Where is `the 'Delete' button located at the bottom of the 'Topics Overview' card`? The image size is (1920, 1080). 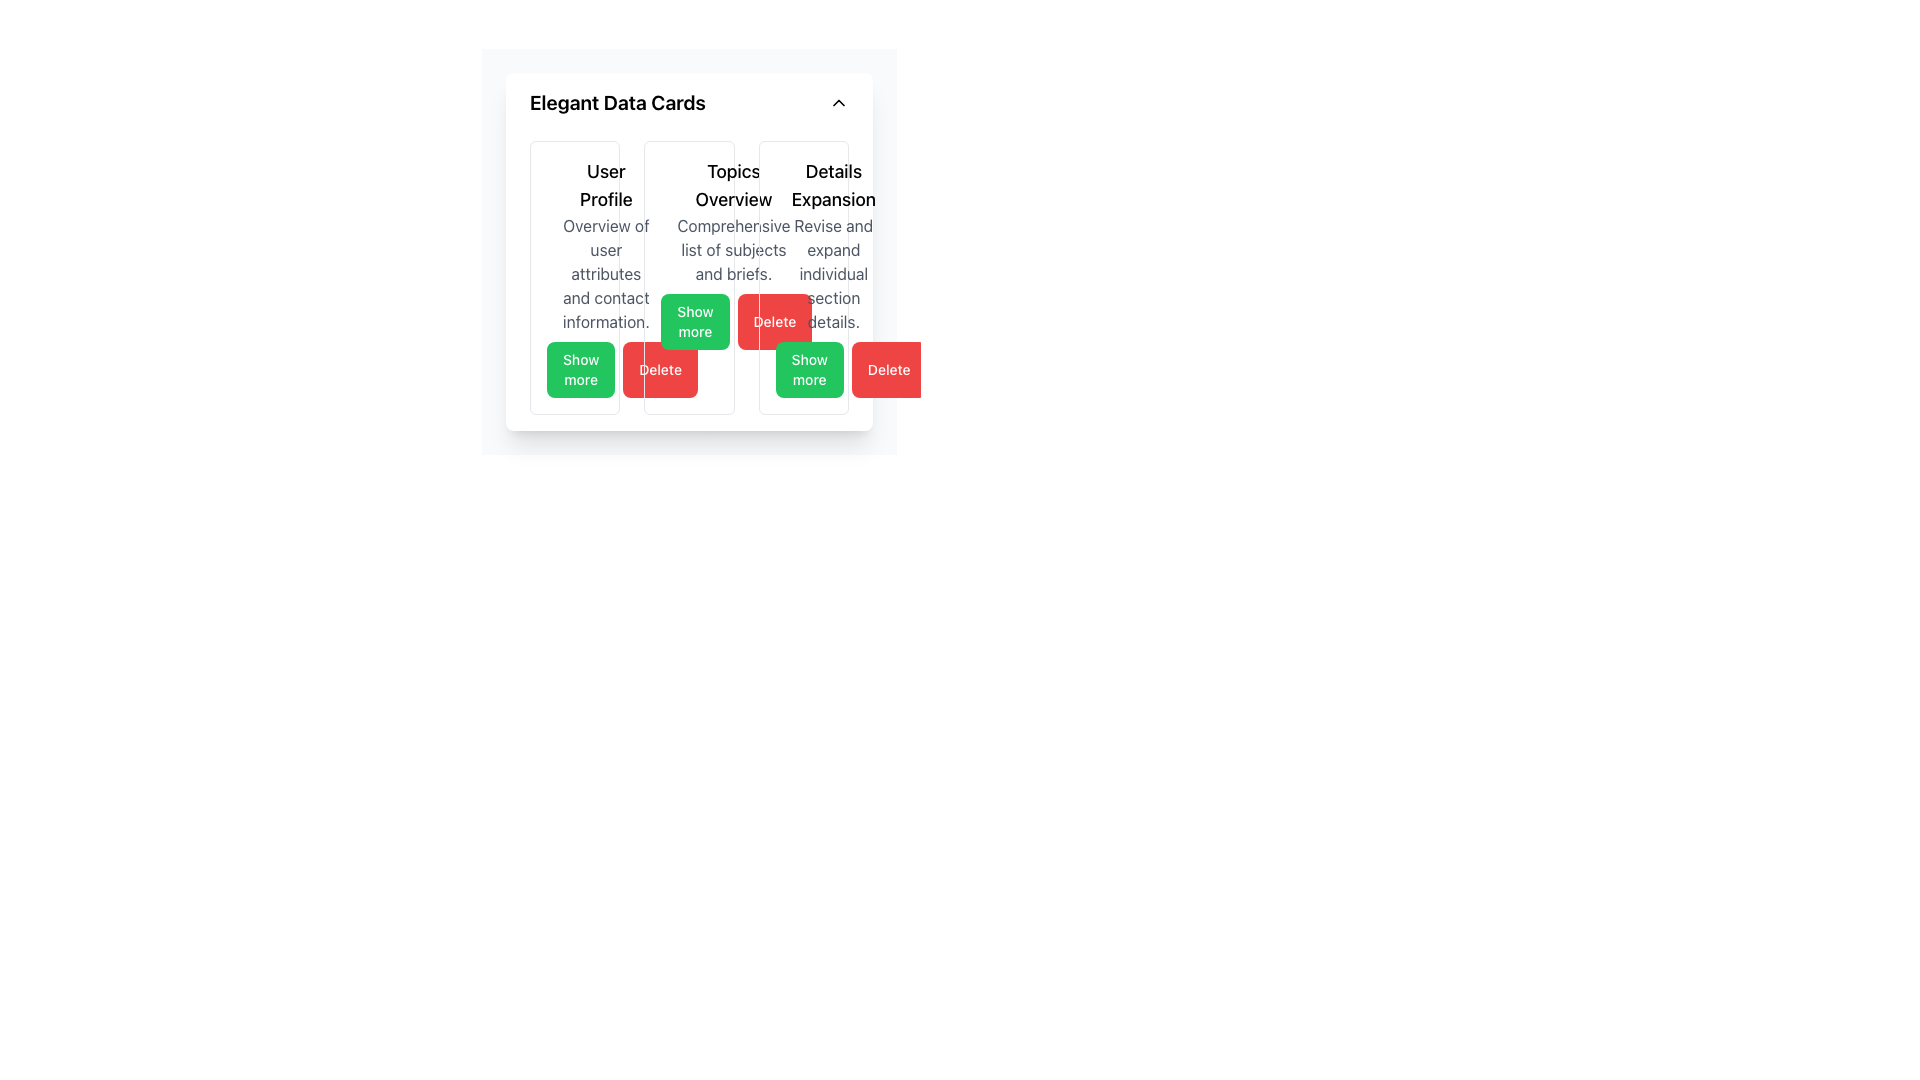 the 'Delete' button located at the bottom of the 'Topics Overview' card is located at coordinates (689, 320).